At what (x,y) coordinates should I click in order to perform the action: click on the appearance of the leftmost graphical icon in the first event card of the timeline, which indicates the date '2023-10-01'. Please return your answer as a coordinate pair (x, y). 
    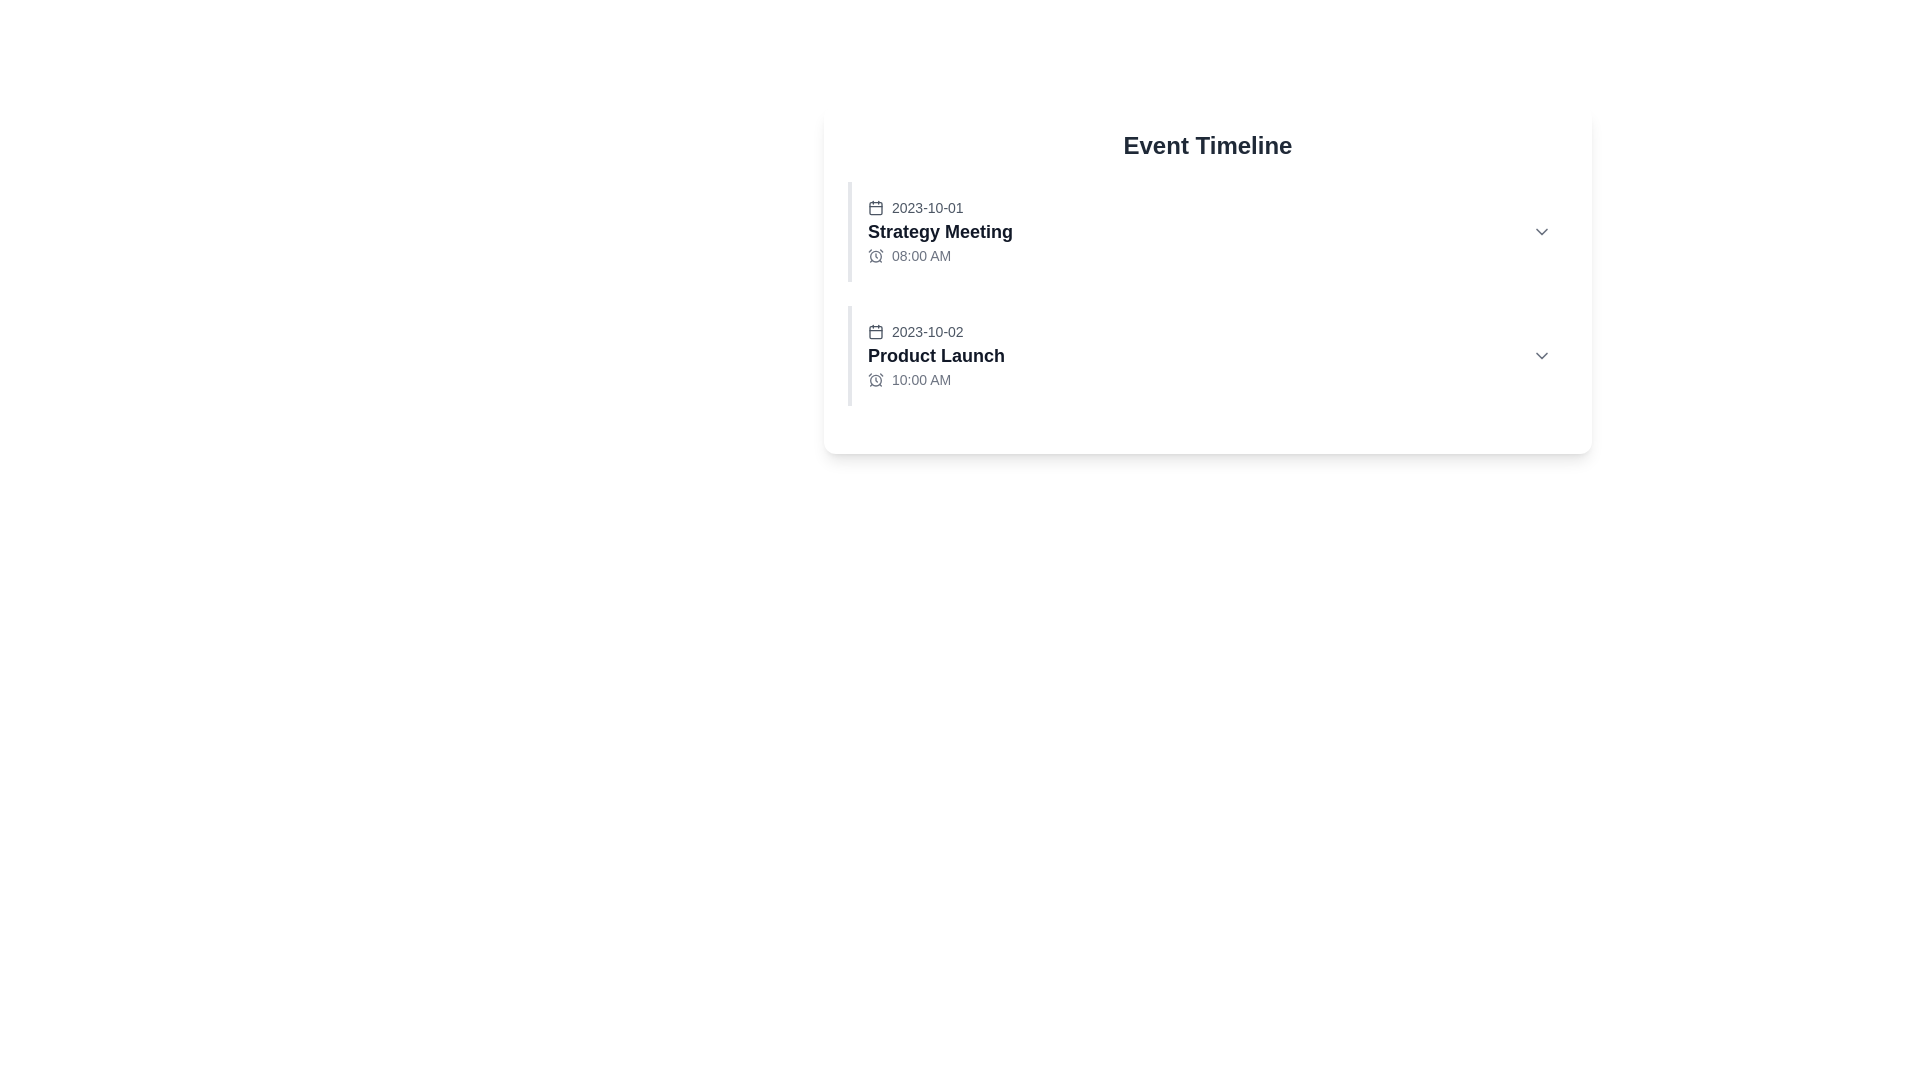
    Looking at the image, I should click on (875, 208).